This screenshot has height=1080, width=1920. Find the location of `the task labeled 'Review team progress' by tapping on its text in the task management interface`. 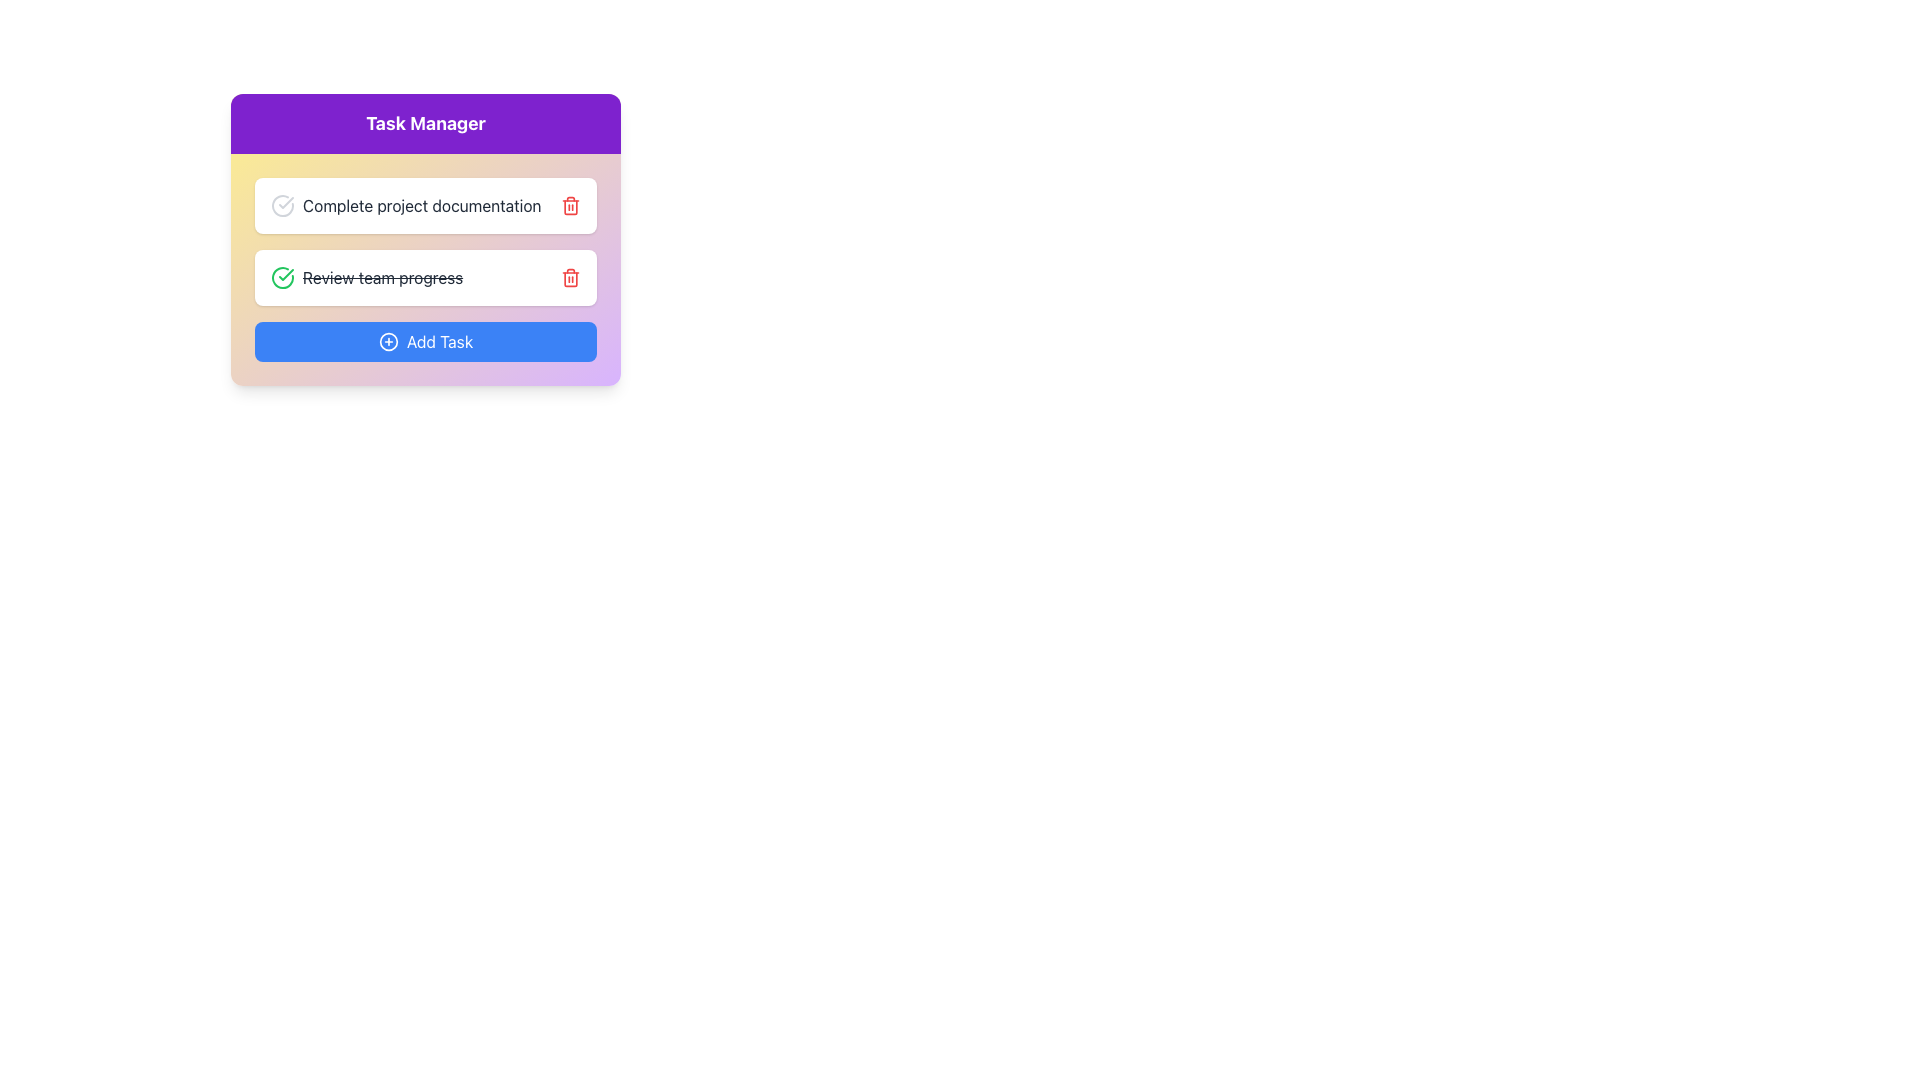

the task labeled 'Review team progress' by tapping on its text in the task management interface is located at coordinates (425, 270).